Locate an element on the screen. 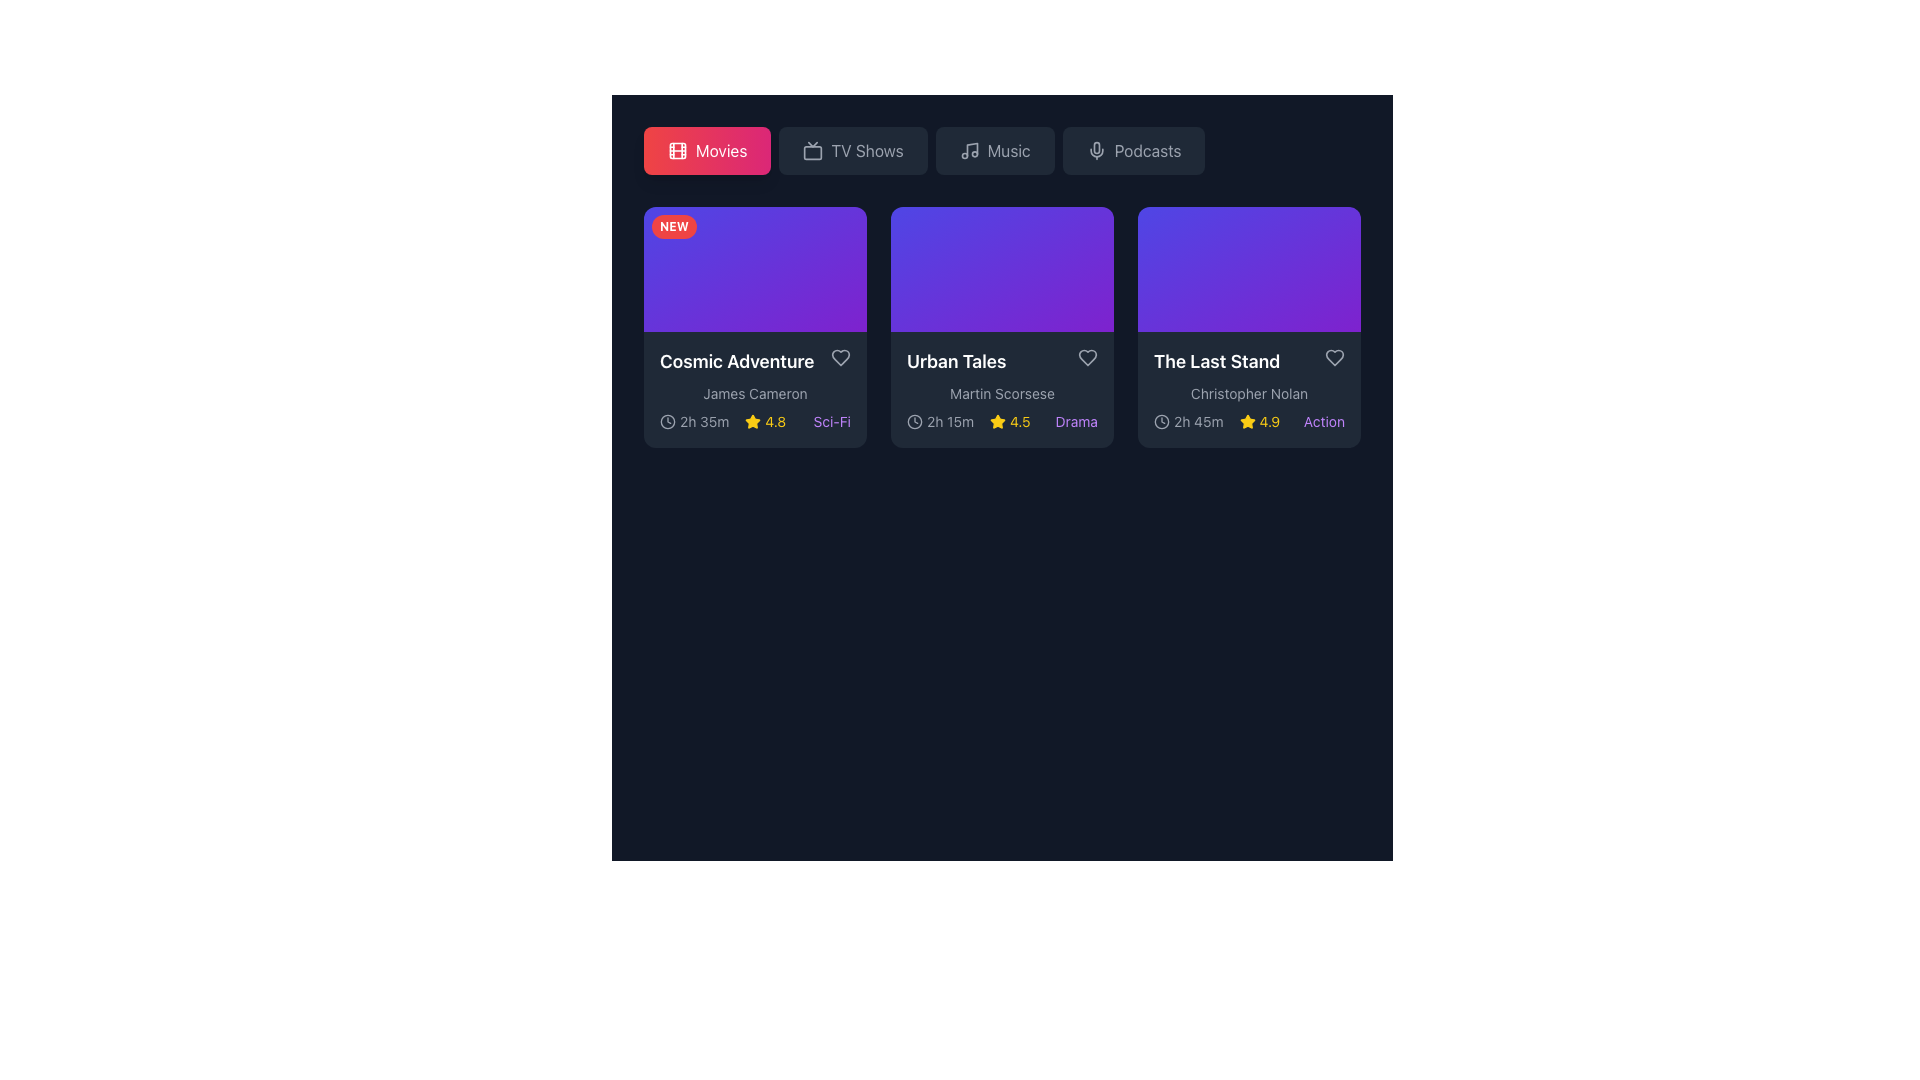 This screenshot has width=1920, height=1080. the static text label displaying 'Christopher Nolan', which is located within the card labeled 'The Last Stand' in the lower mid-section of the third column is located at coordinates (1248, 394).